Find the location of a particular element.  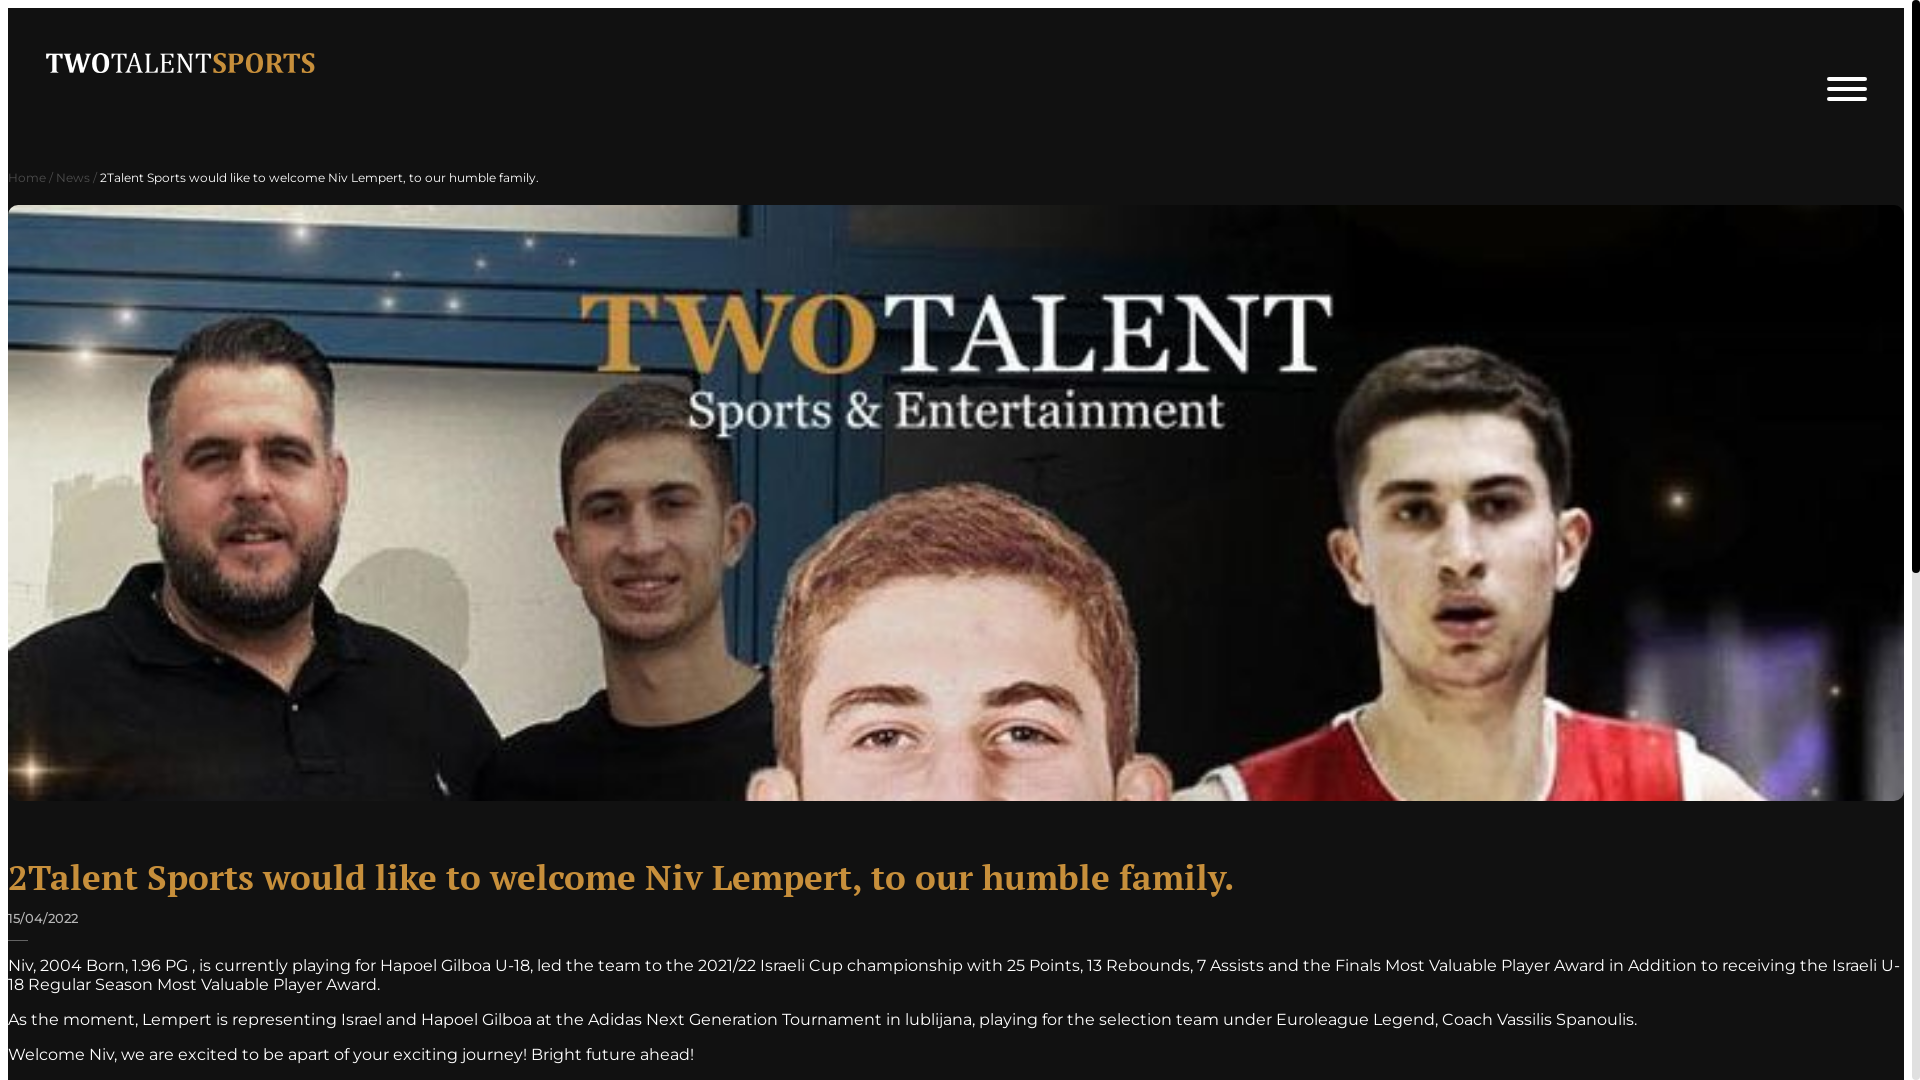

'Home' is located at coordinates (27, 176).